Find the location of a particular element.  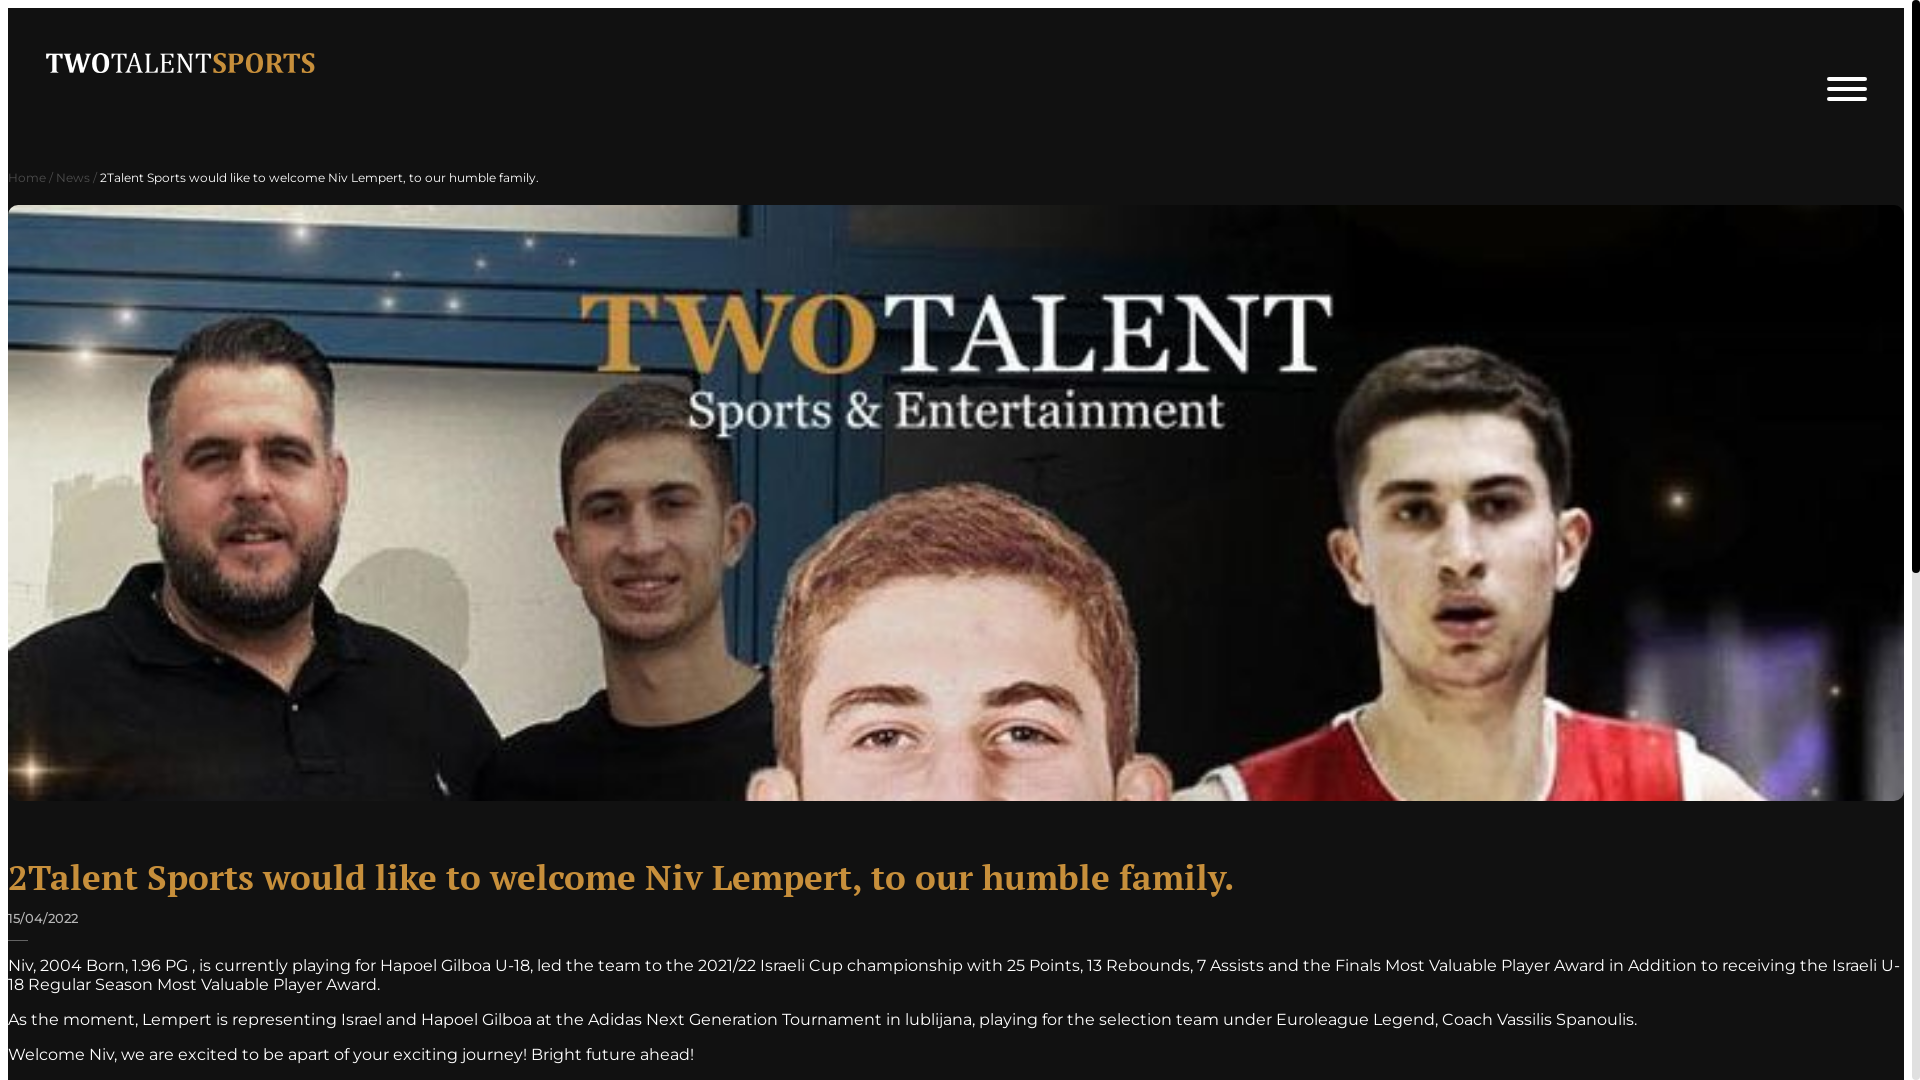

'Home' is located at coordinates (27, 176).